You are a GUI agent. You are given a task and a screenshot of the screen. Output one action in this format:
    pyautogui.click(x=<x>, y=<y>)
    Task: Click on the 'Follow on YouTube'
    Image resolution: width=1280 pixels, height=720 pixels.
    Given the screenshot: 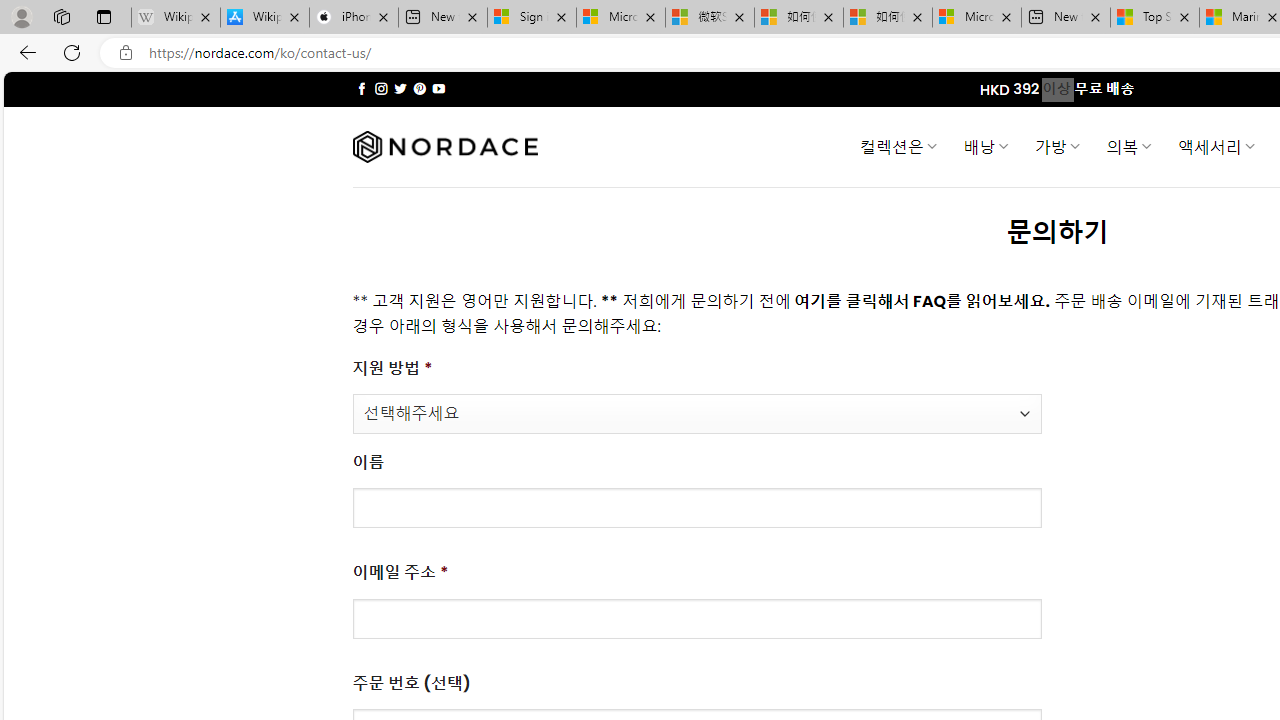 What is the action you would take?
    pyautogui.click(x=438, y=88)
    